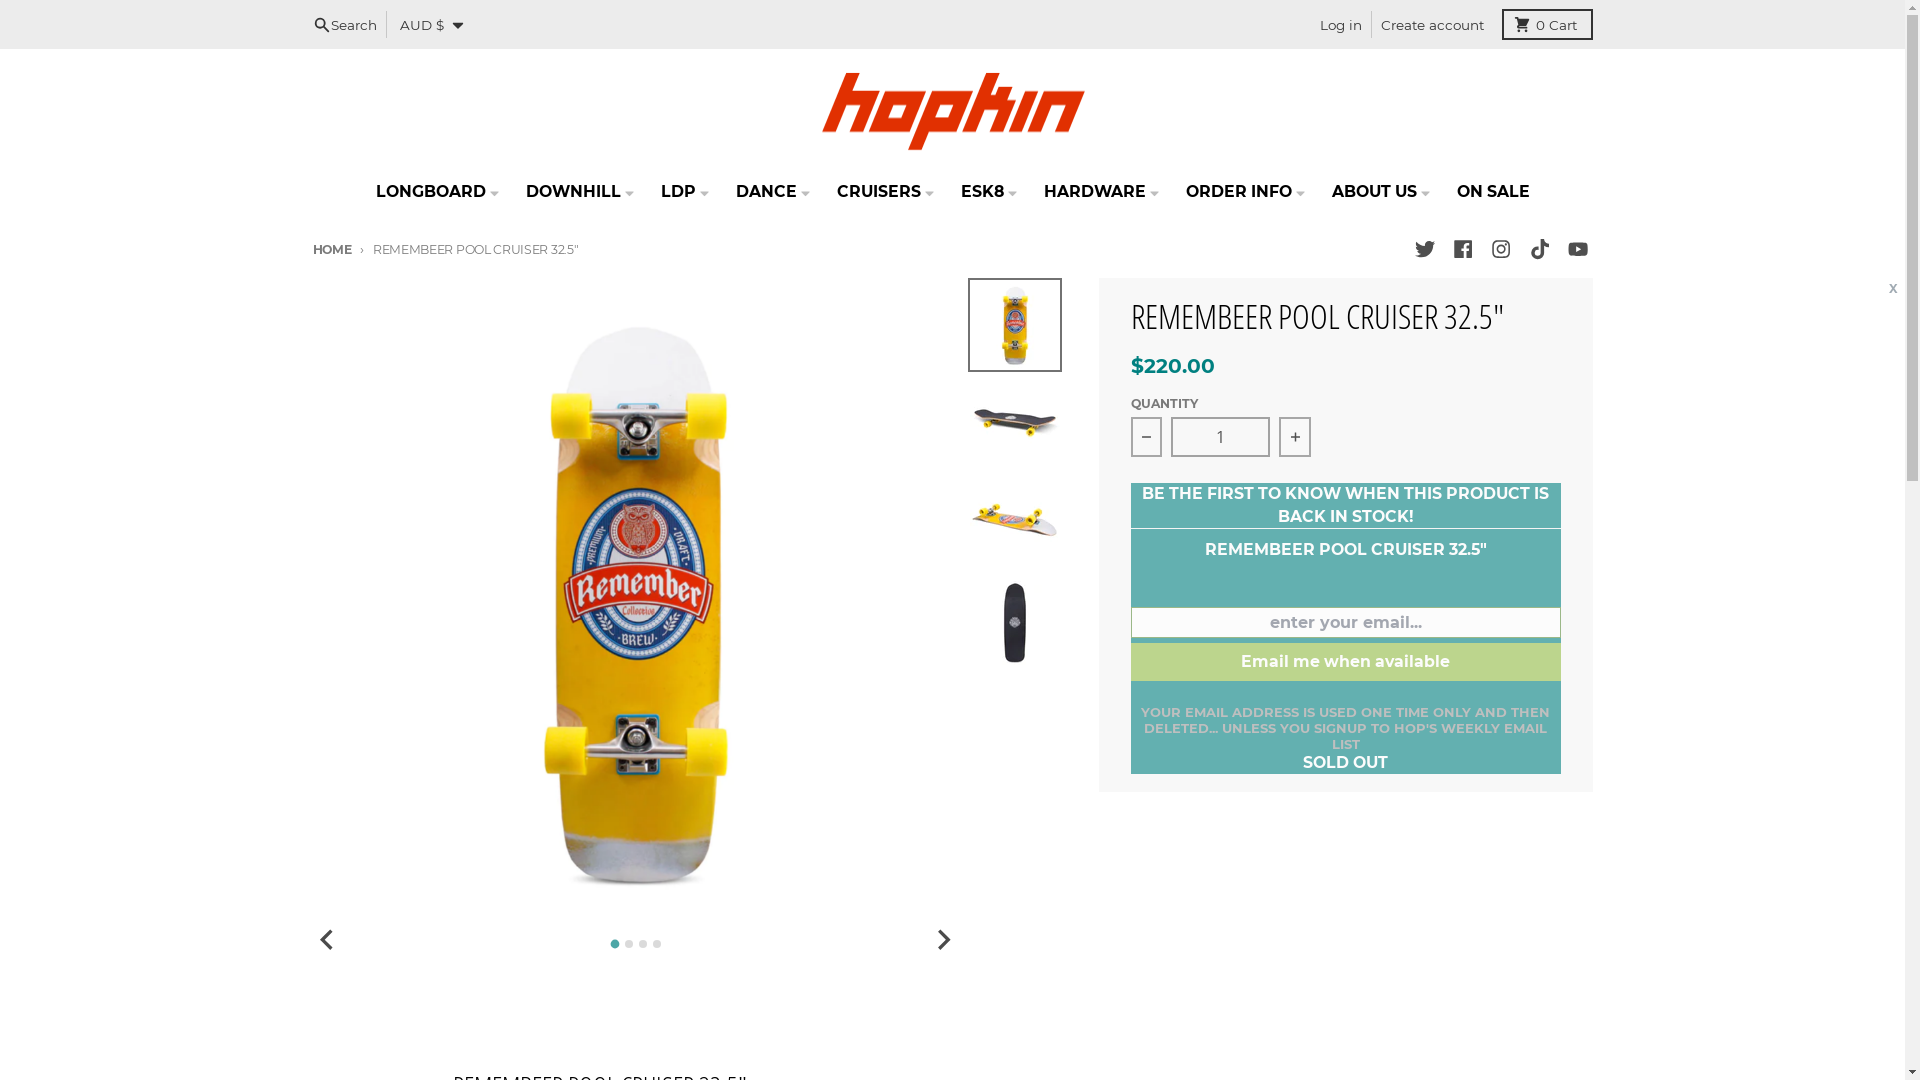  I want to click on '0, so click(1546, 24).